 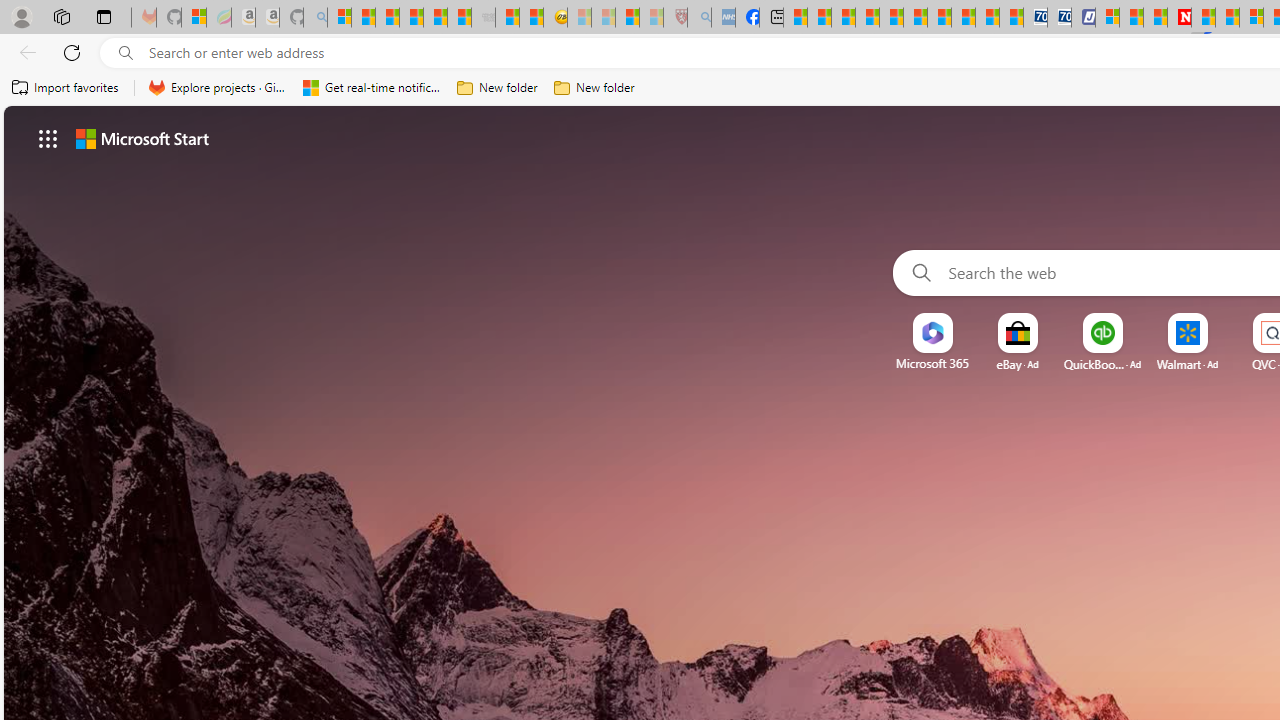 What do you see at coordinates (931, 332) in the screenshot?
I see `'To get missing image descriptions, open the context menu.'` at bounding box center [931, 332].